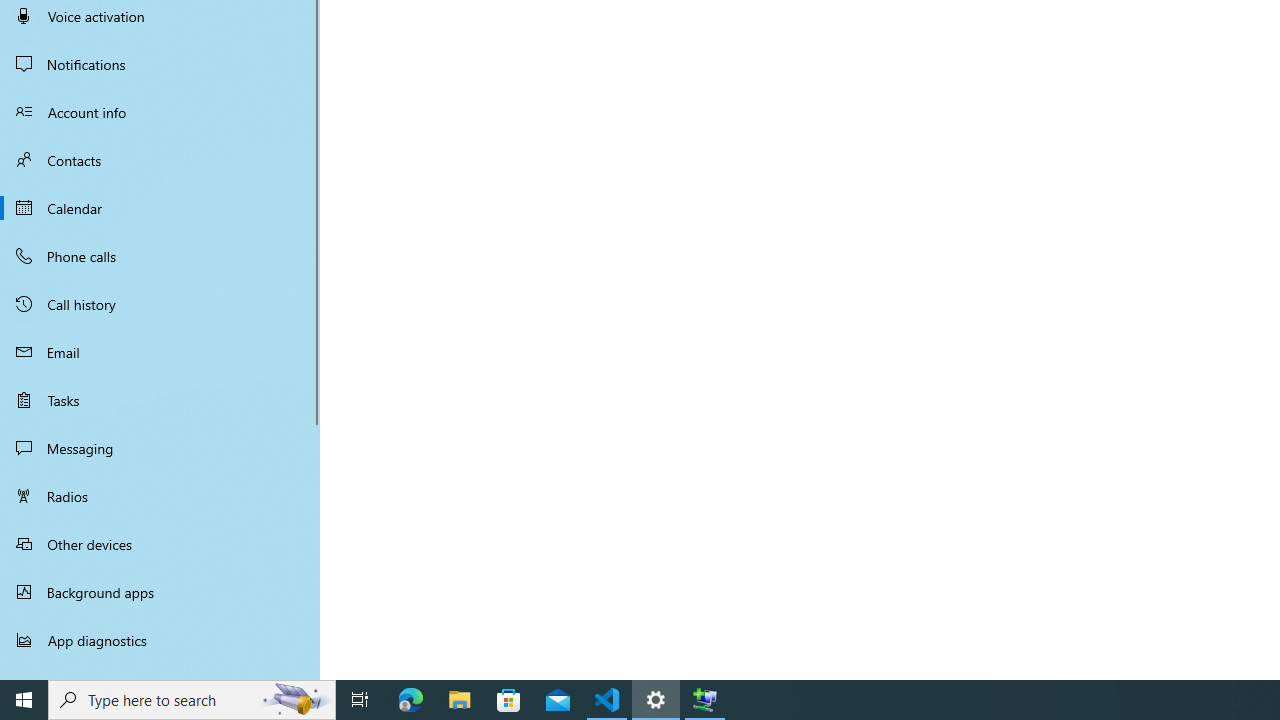  What do you see at coordinates (160, 495) in the screenshot?
I see `'Radios'` at bounding box center [160, 495].